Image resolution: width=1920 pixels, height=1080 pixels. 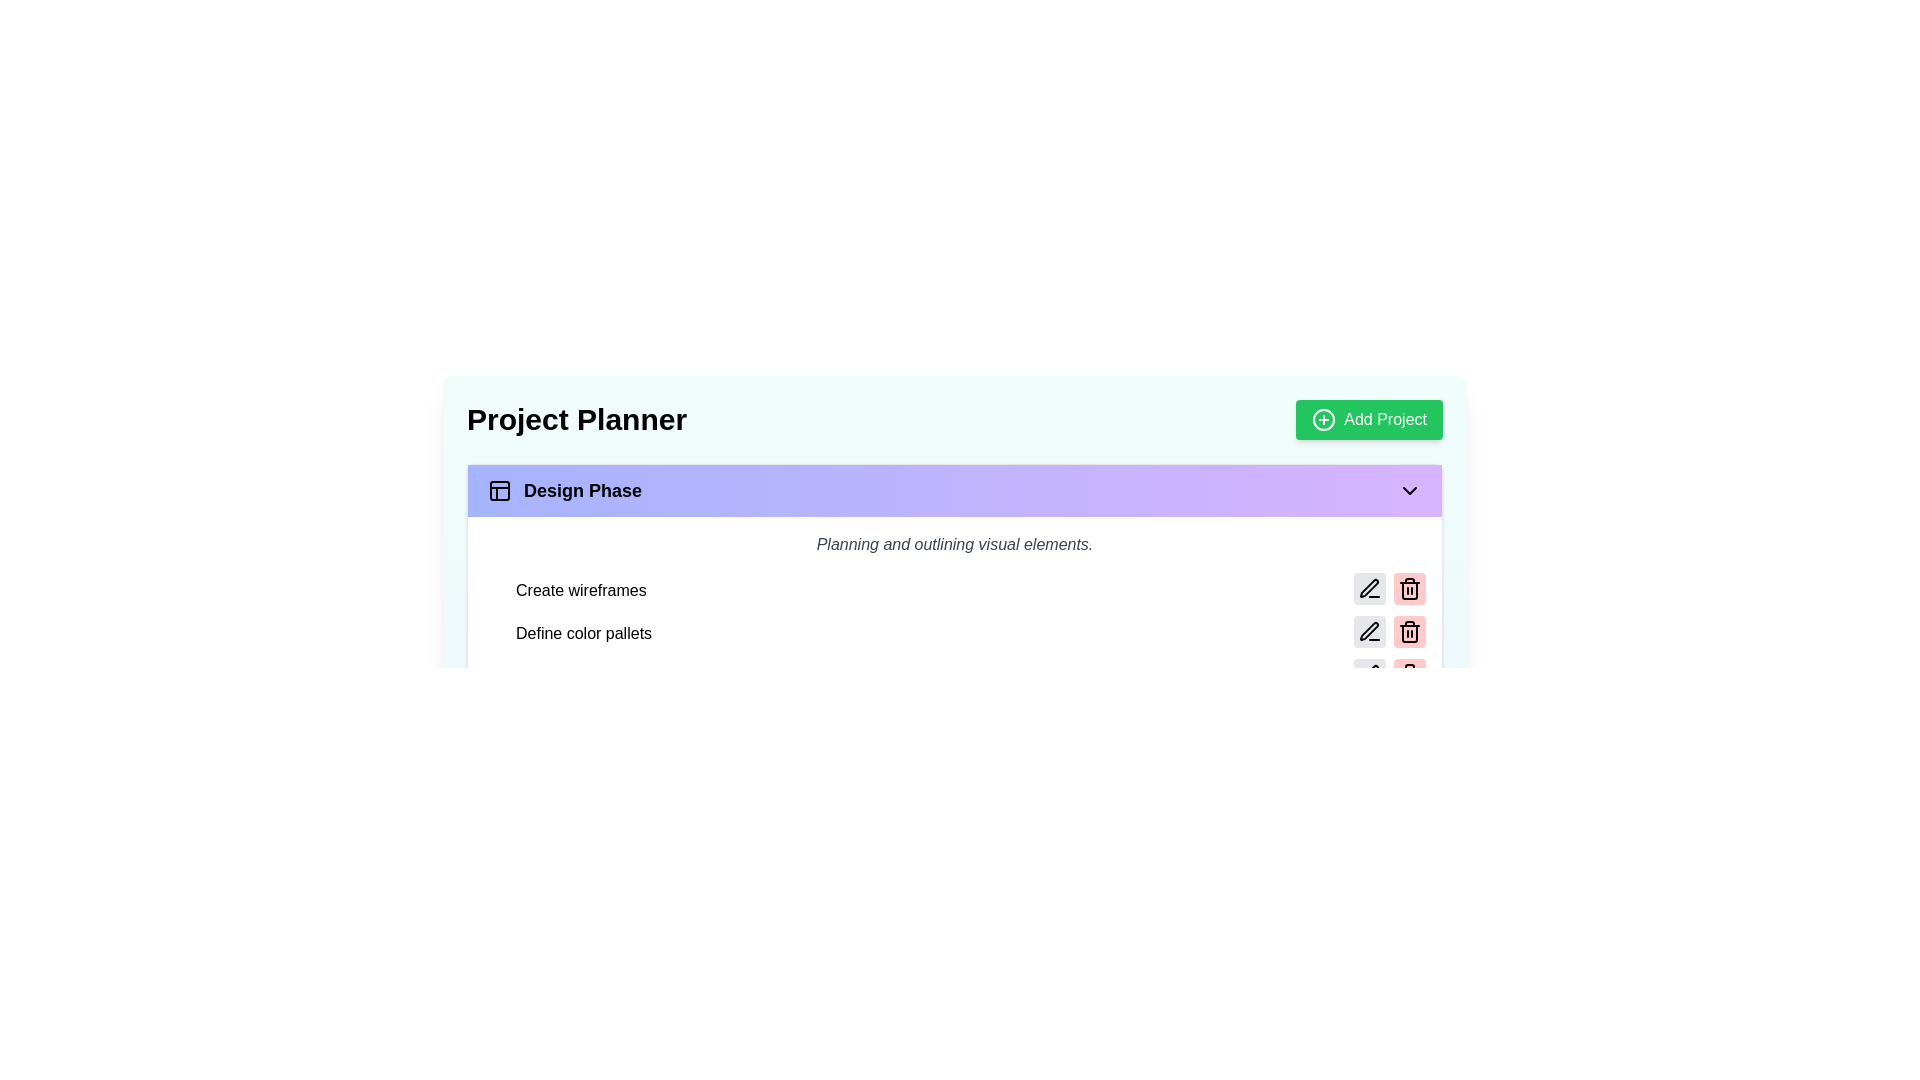 What do you see at coordinates (954, 544) in the screenshot?
I see `the static text element that reads 'Planning and outlining visual elements.' styled in italic light gray, positioned above a bulleted list` at bounding box center [954, 544].